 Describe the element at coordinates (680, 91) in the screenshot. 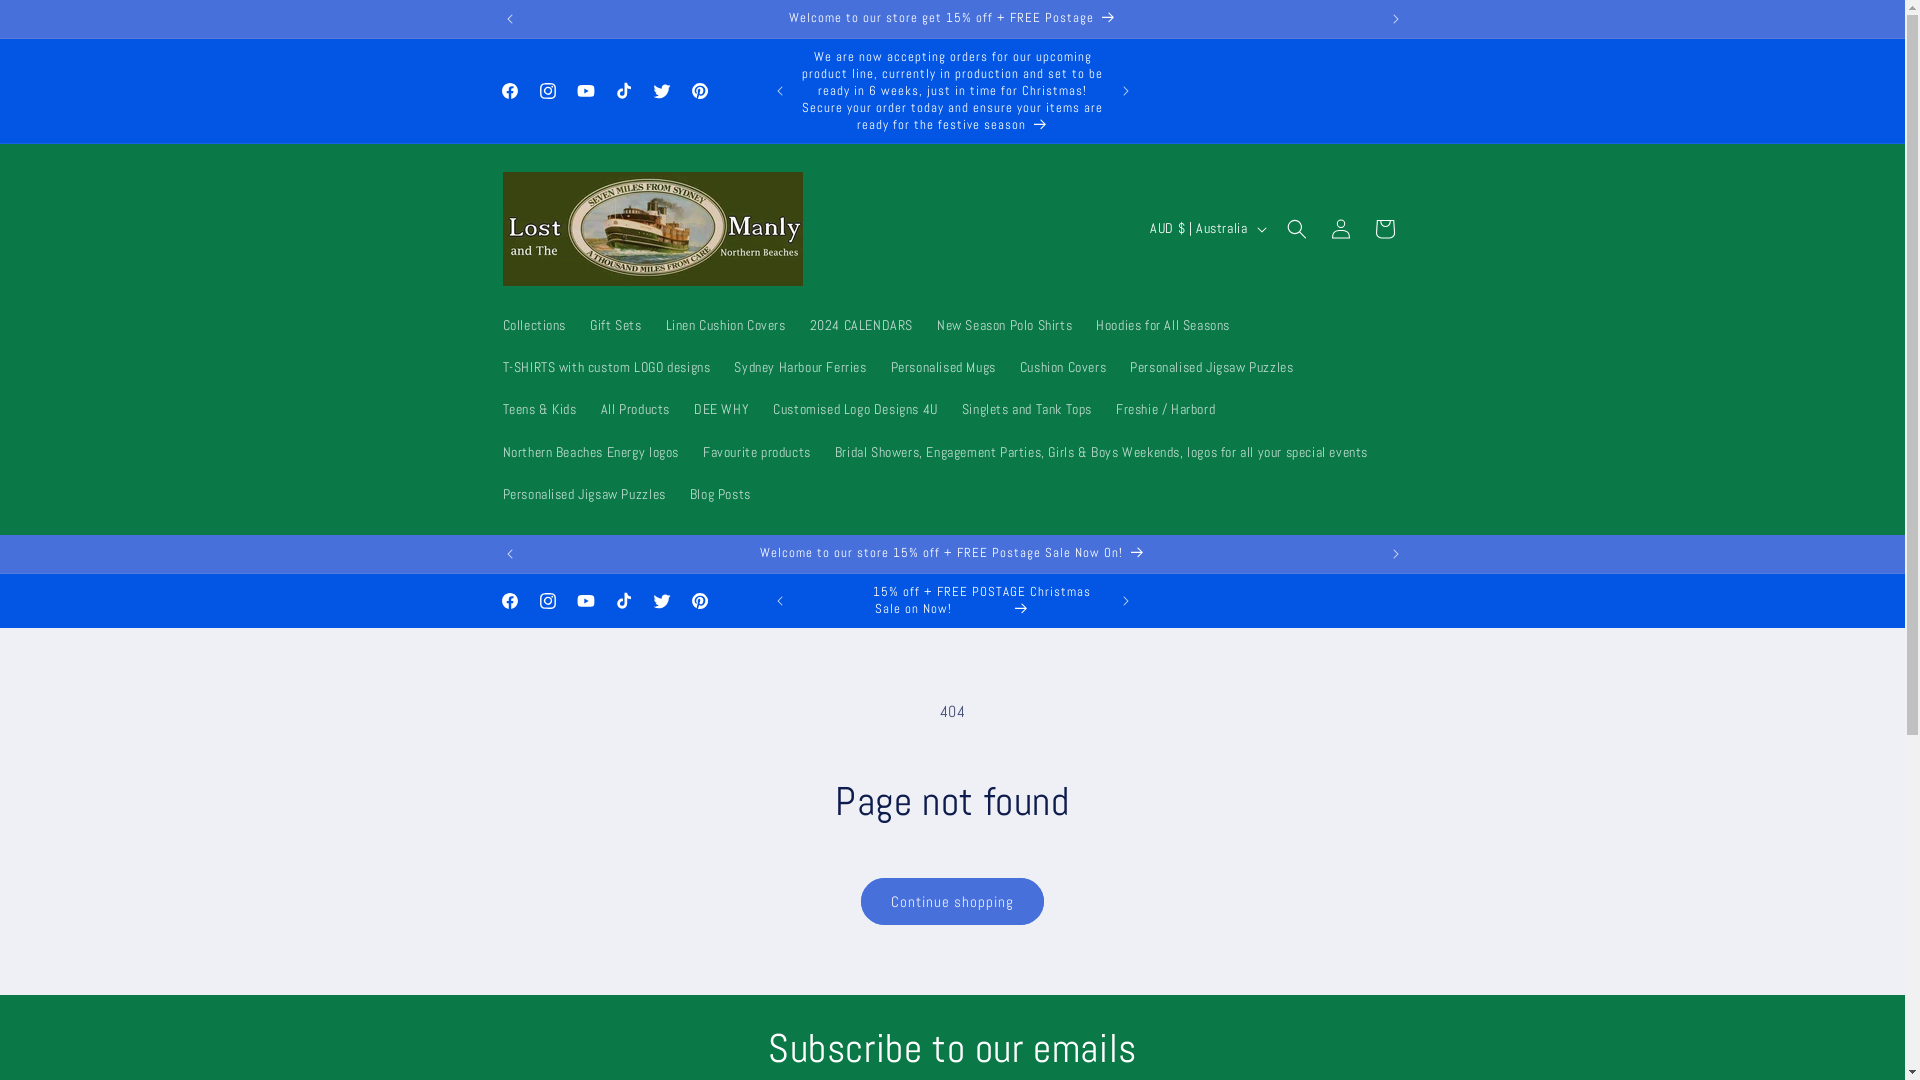

I see `'Pinterest'` at that location.